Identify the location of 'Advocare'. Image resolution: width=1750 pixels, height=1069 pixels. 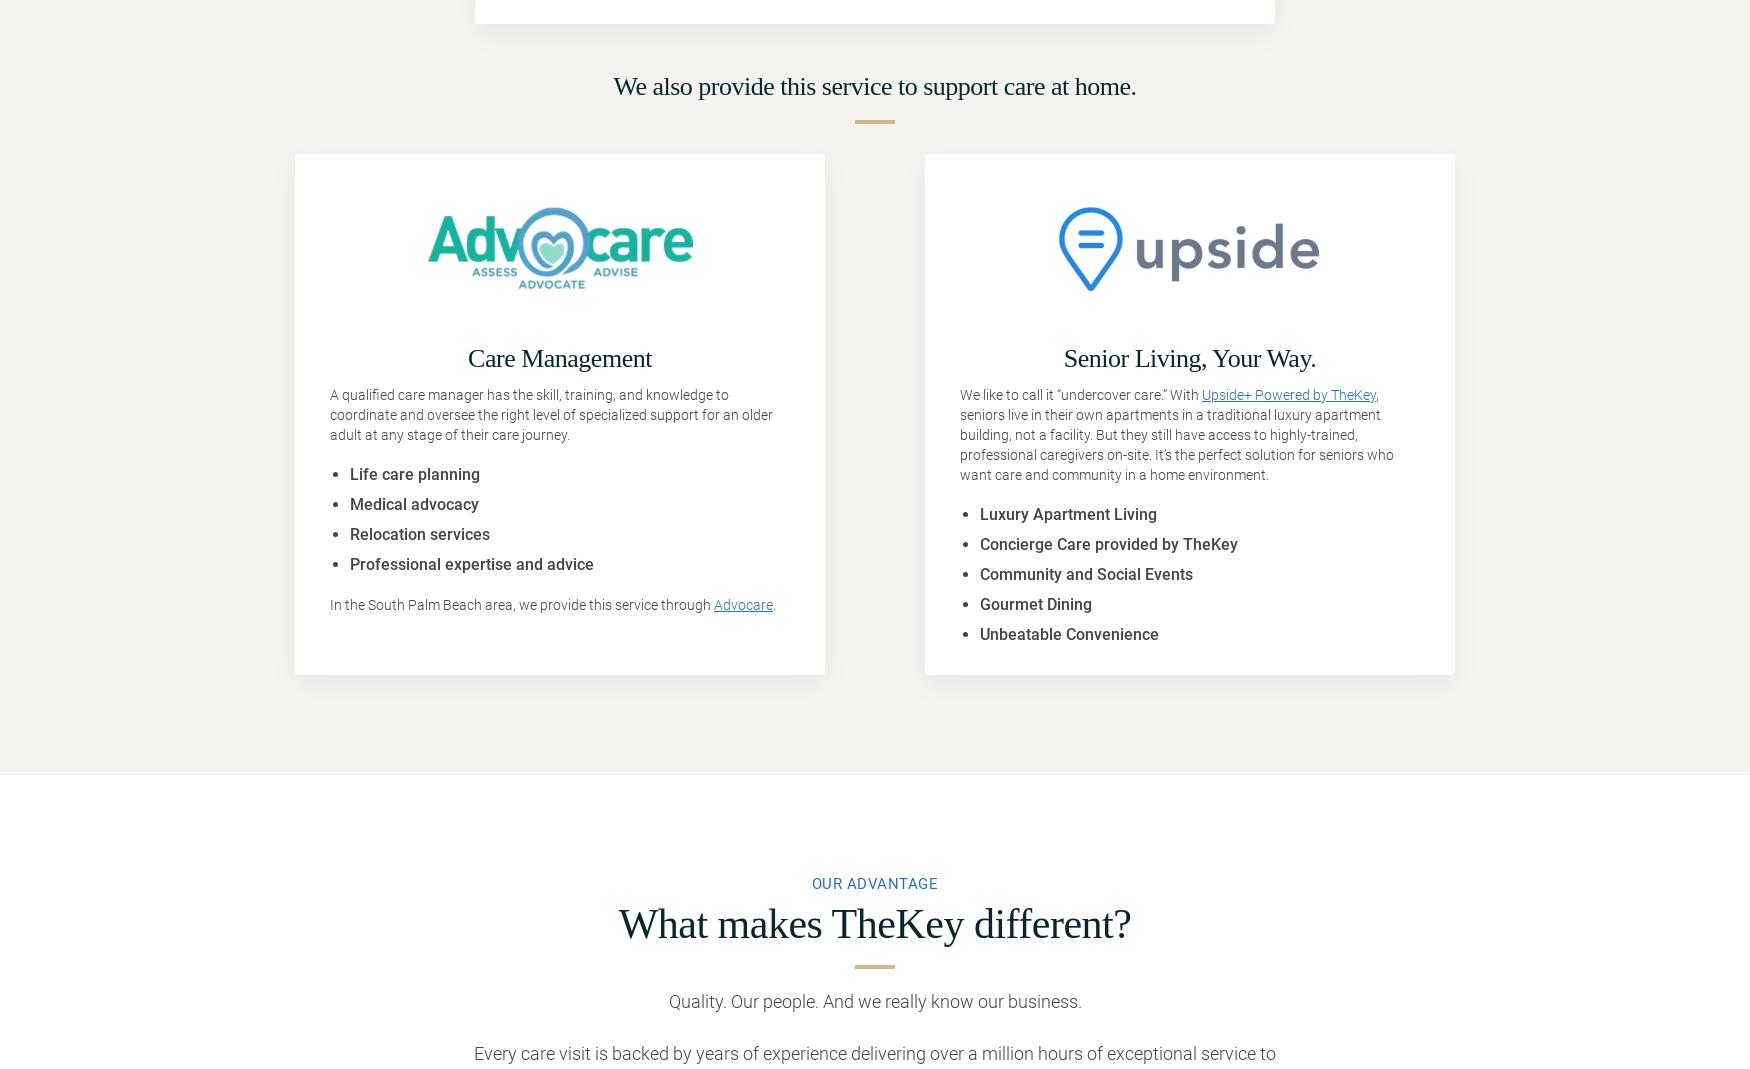
(743, 604).